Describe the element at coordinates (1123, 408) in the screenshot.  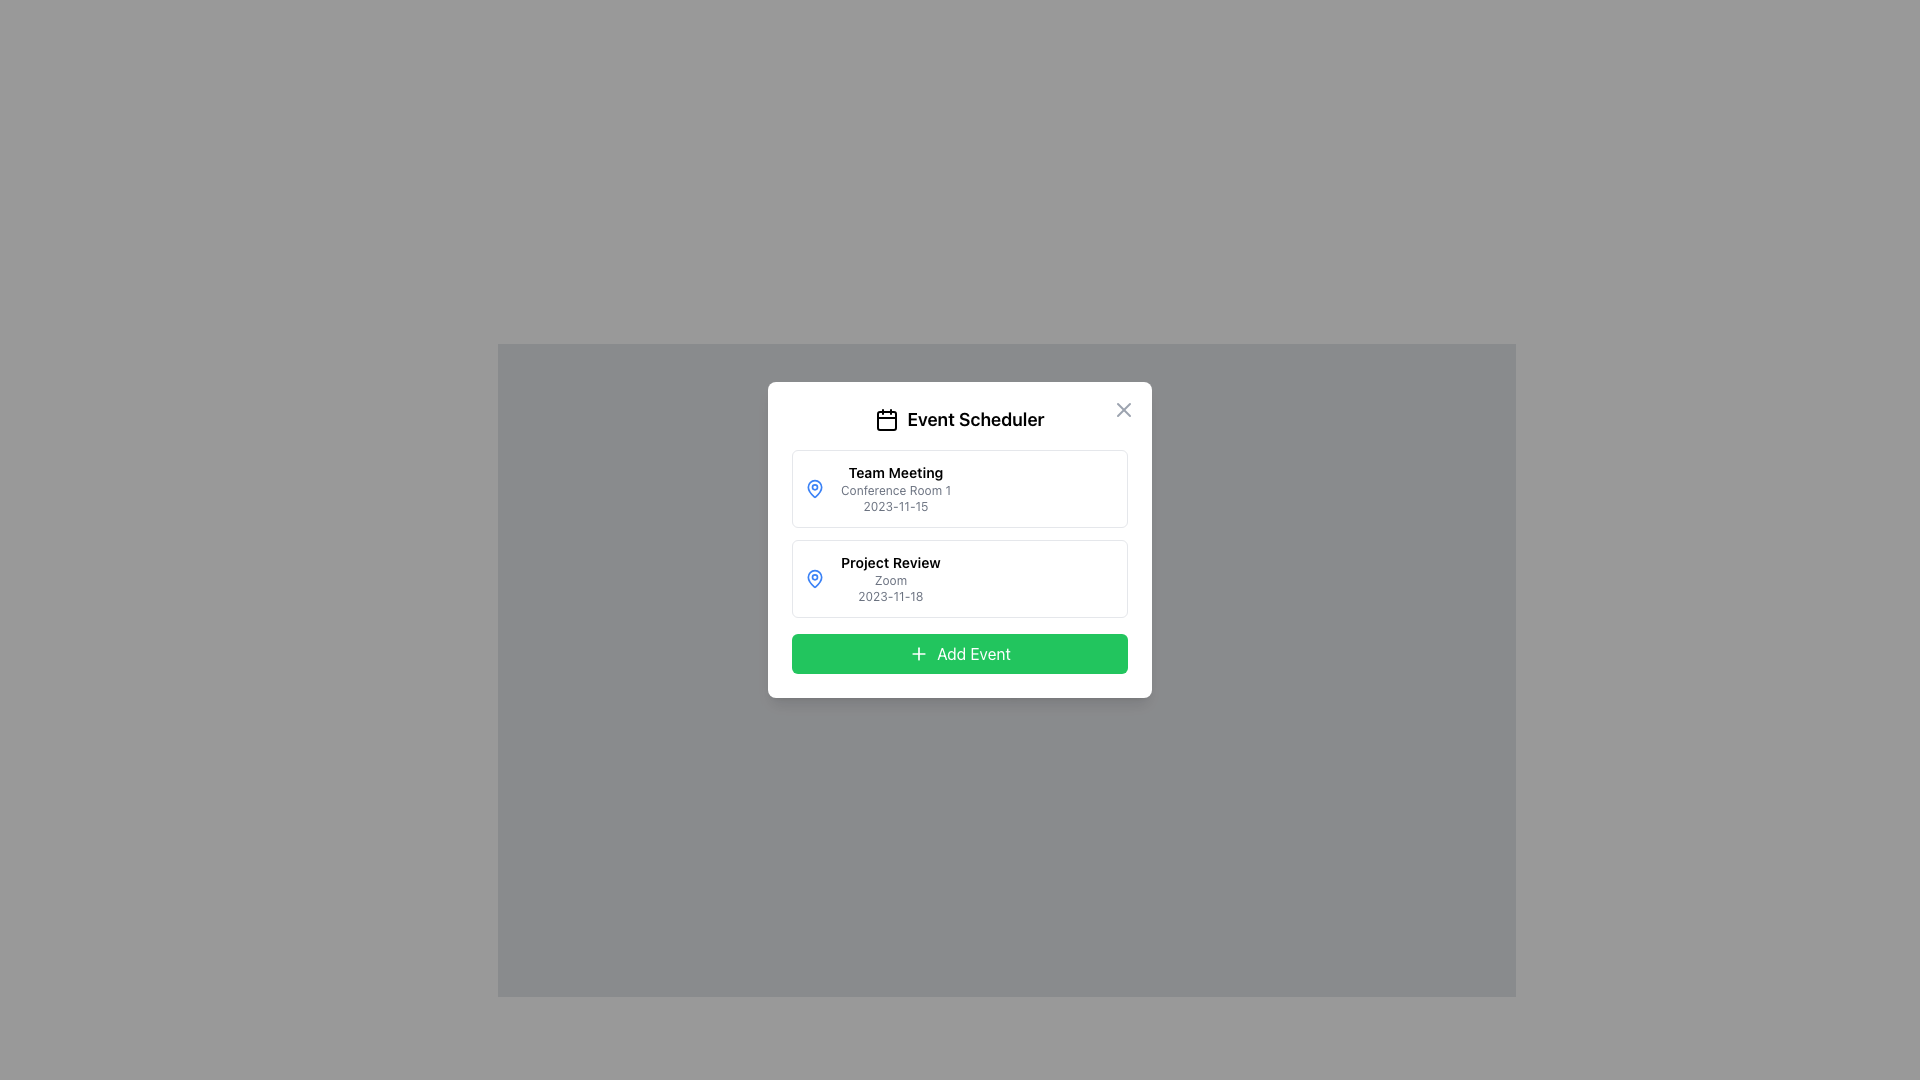
I see `the close icon at the top-right corner of the 'Event Scheduler' modal` at that location.